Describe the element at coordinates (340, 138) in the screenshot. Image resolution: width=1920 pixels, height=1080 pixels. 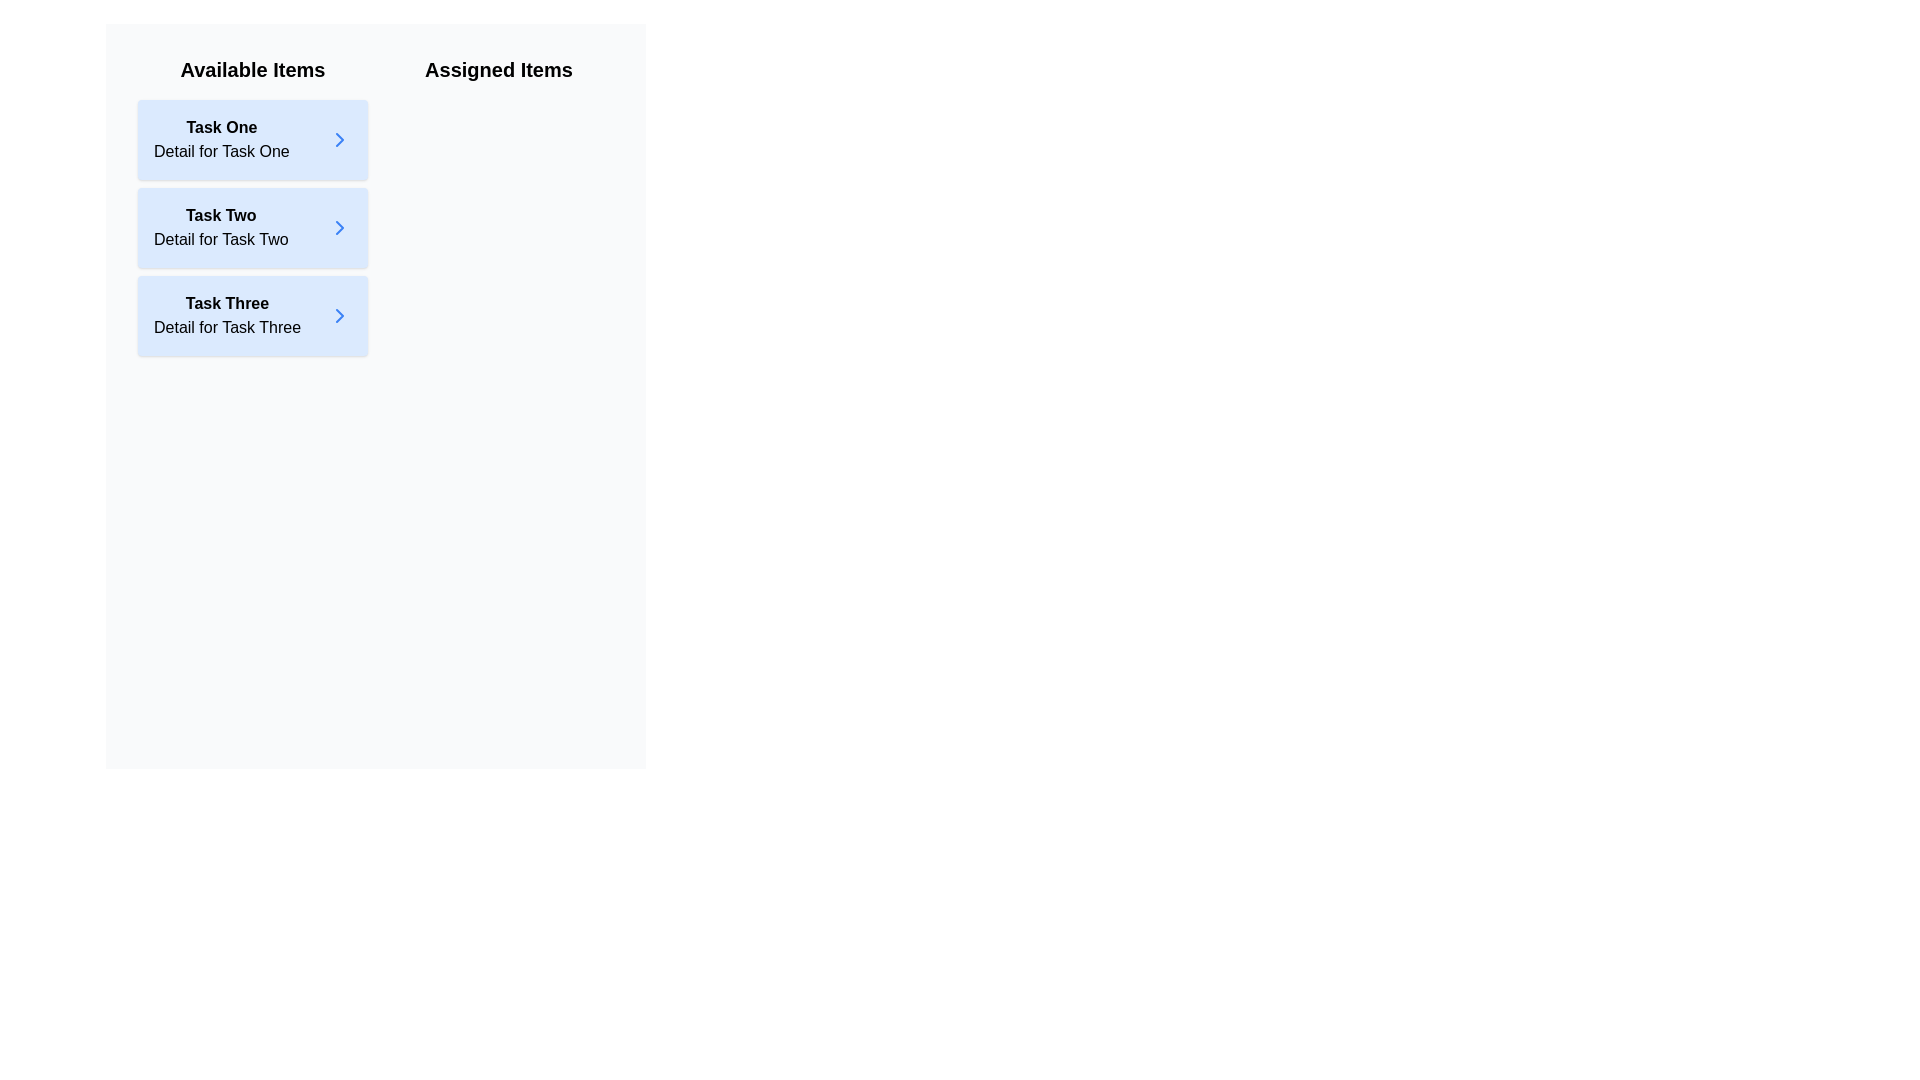
I see `right arrow icon next to the item 'Task One' in the 'Available Items' list to move it to the 'Assigned Items' list` at that location.